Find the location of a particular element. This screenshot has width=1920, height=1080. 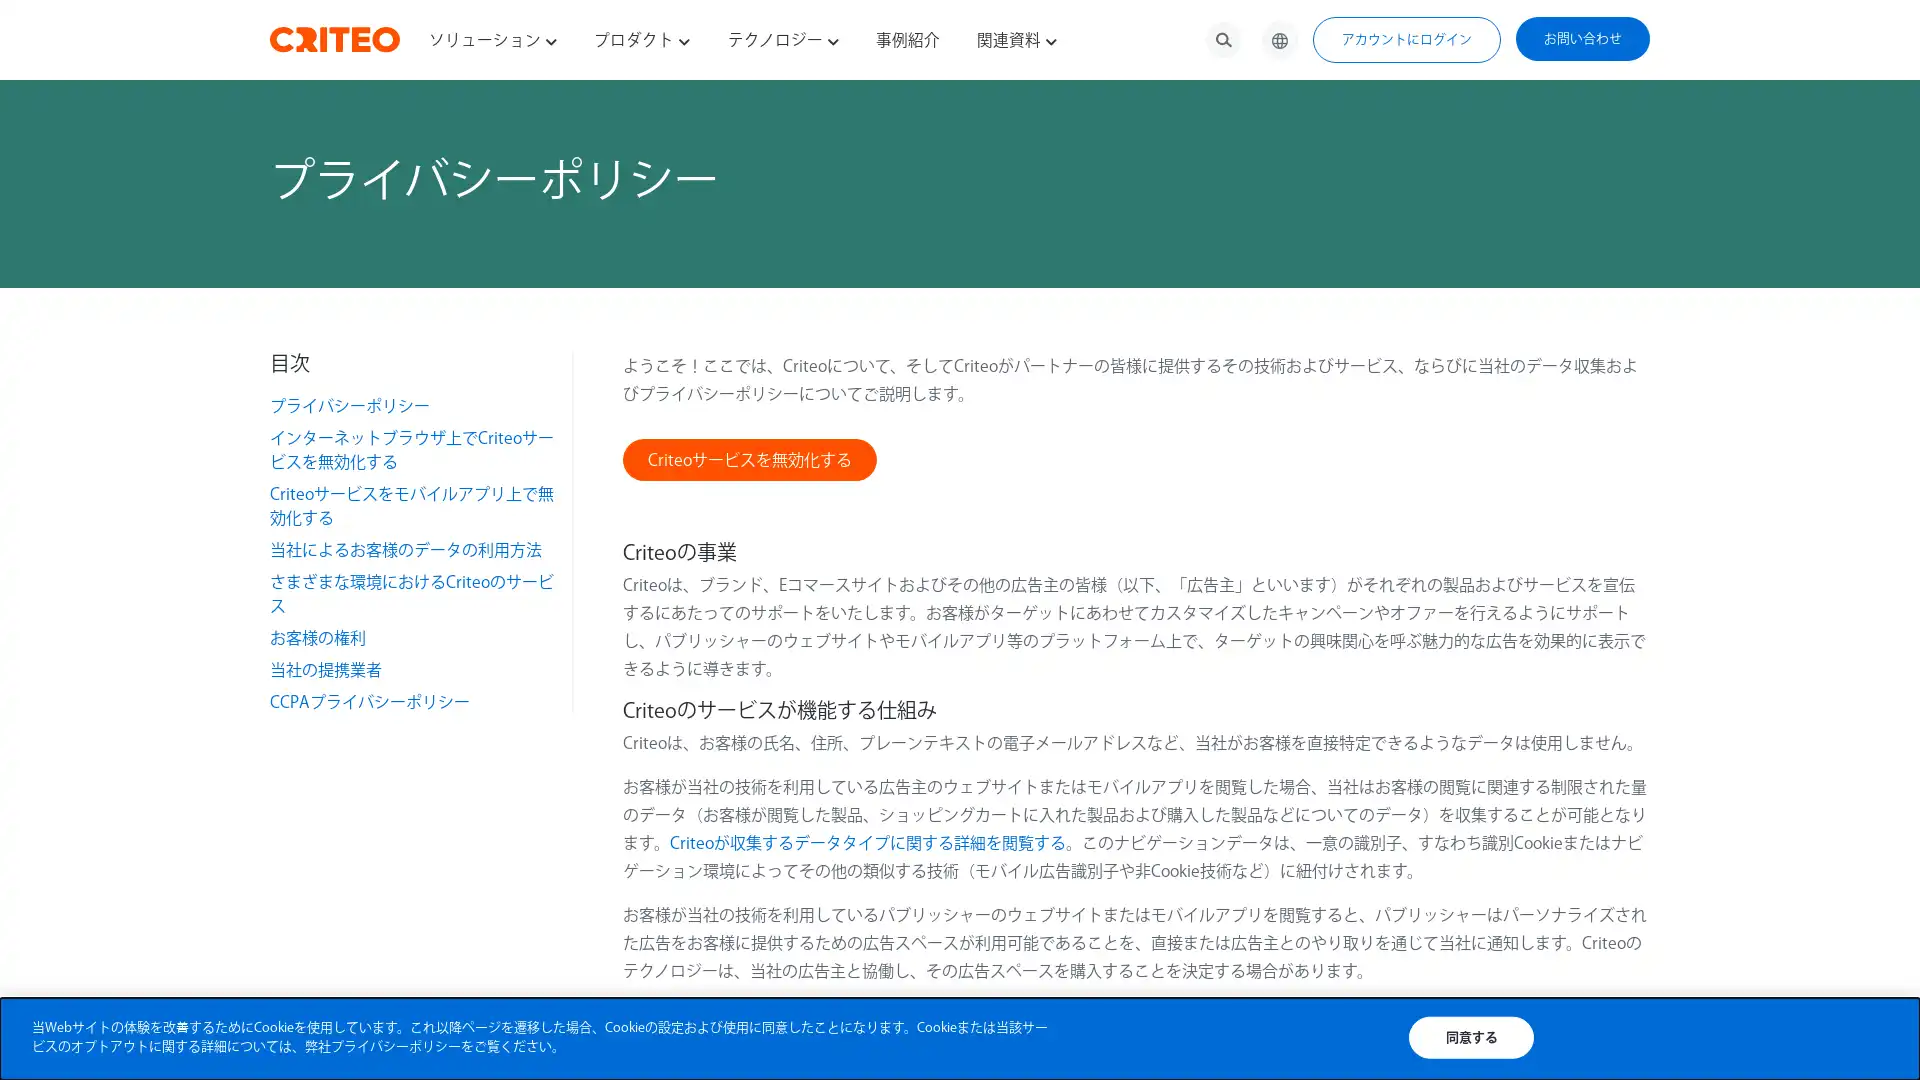

search is located at coordinates (1223, 39).